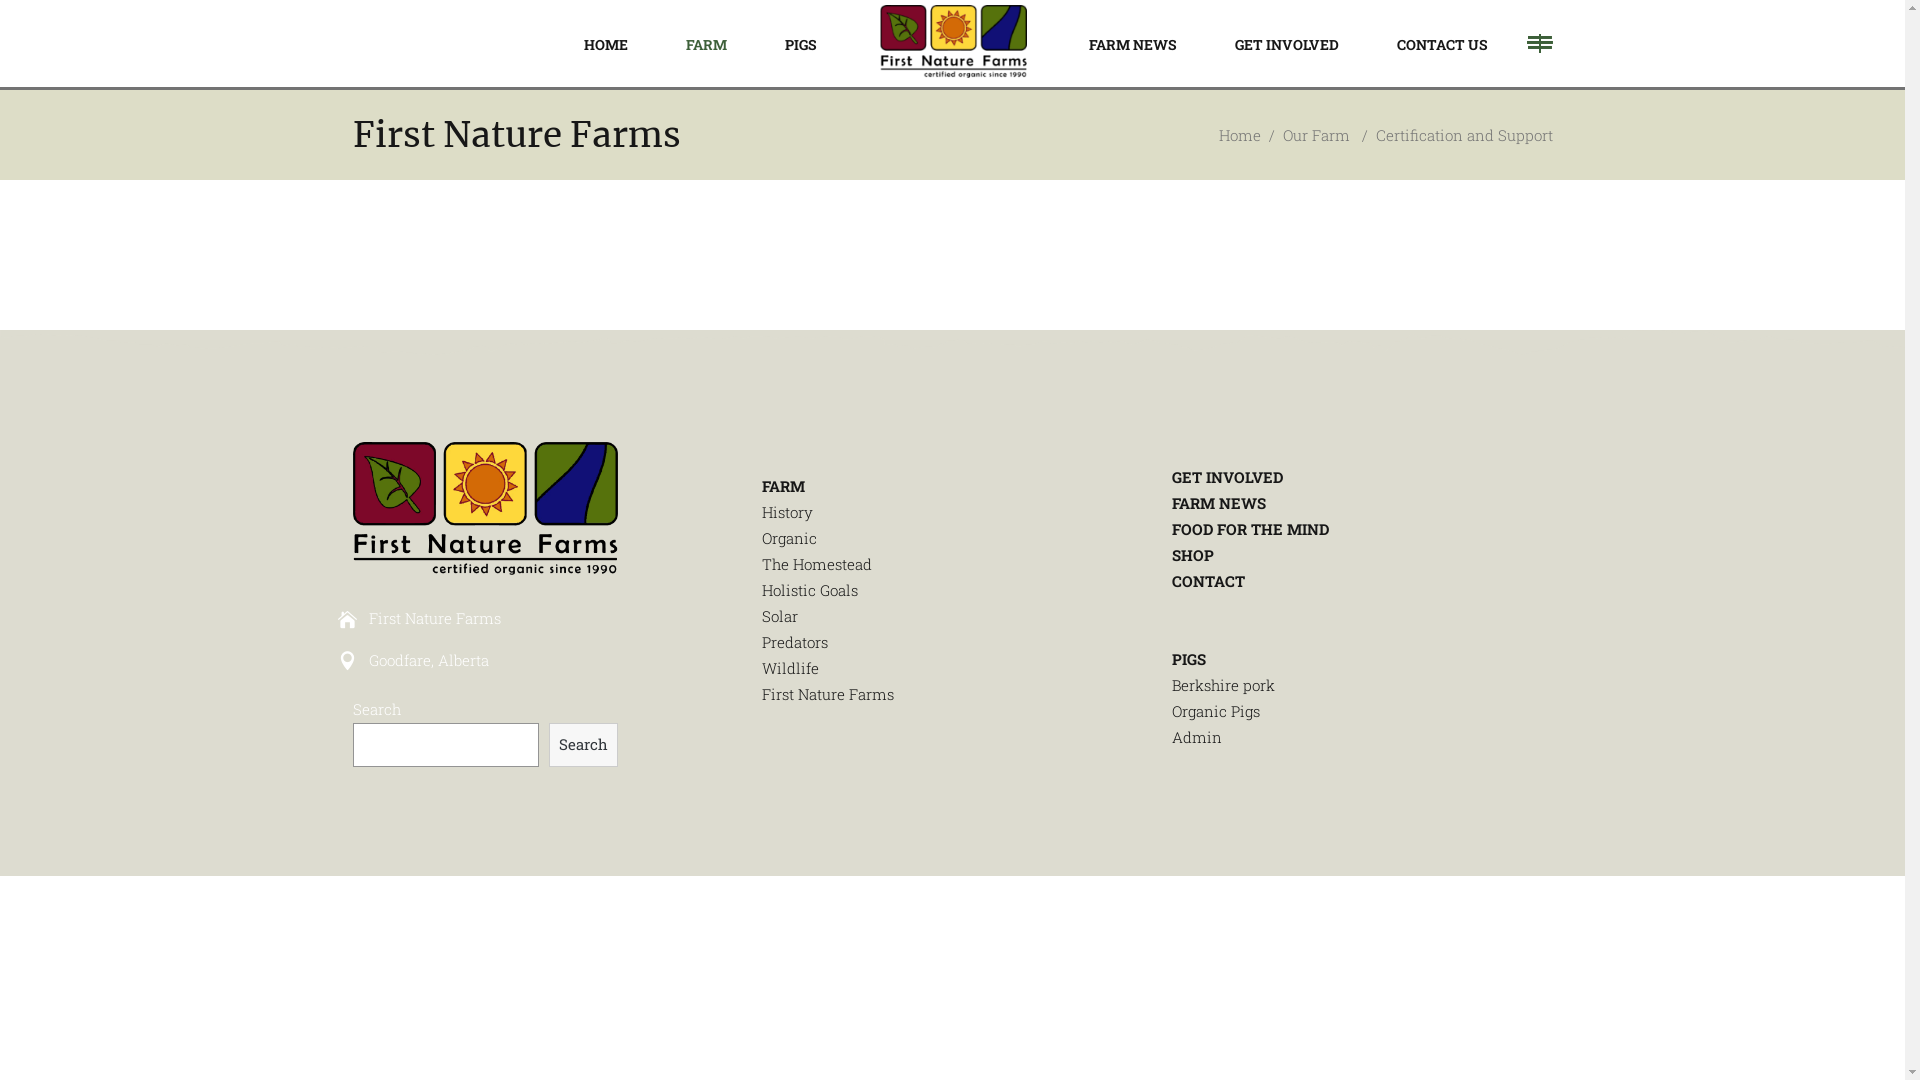 Image resolution: width=1920 pixels, height=1080 pixels. What do you see at coordinates (761, 536) in the screenshot?
I see `'Organic'` at bounding box center [761, 536].